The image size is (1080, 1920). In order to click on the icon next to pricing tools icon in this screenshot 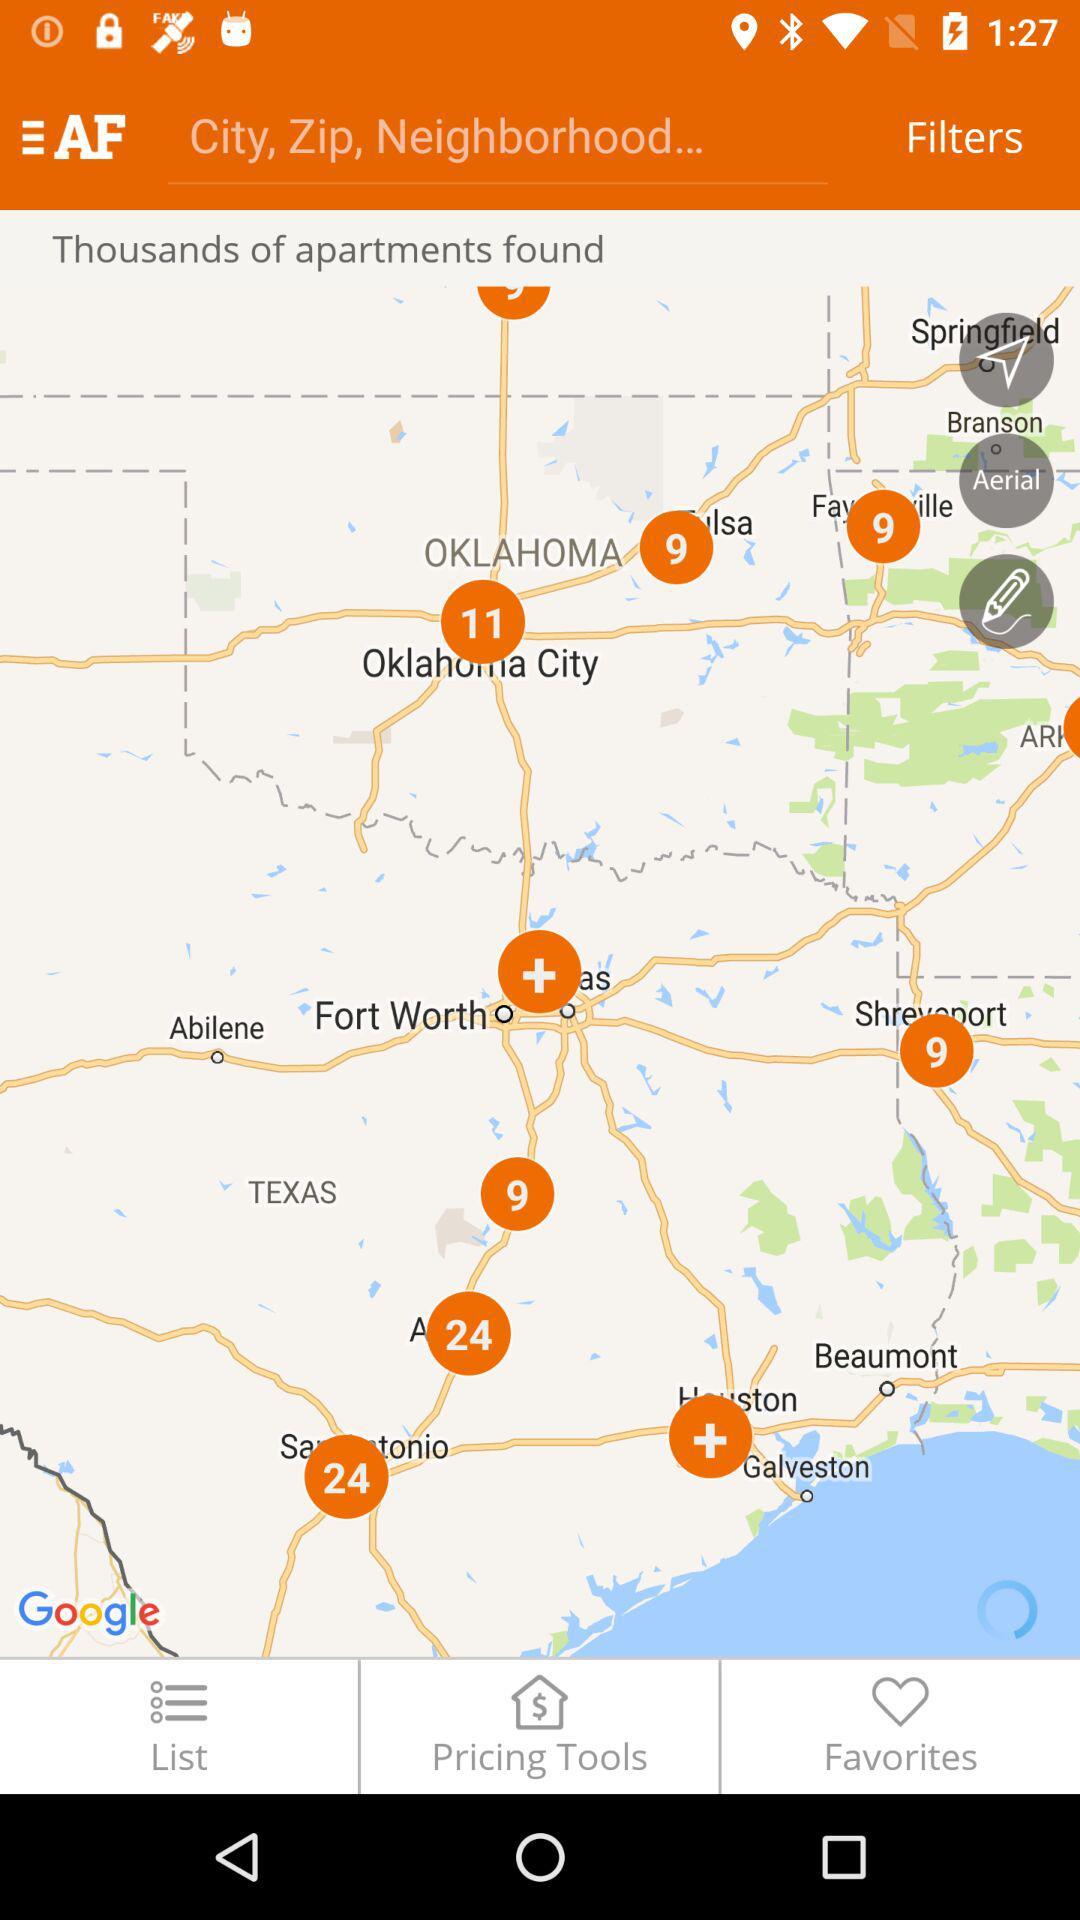, I will do `click(177, 1725)`.